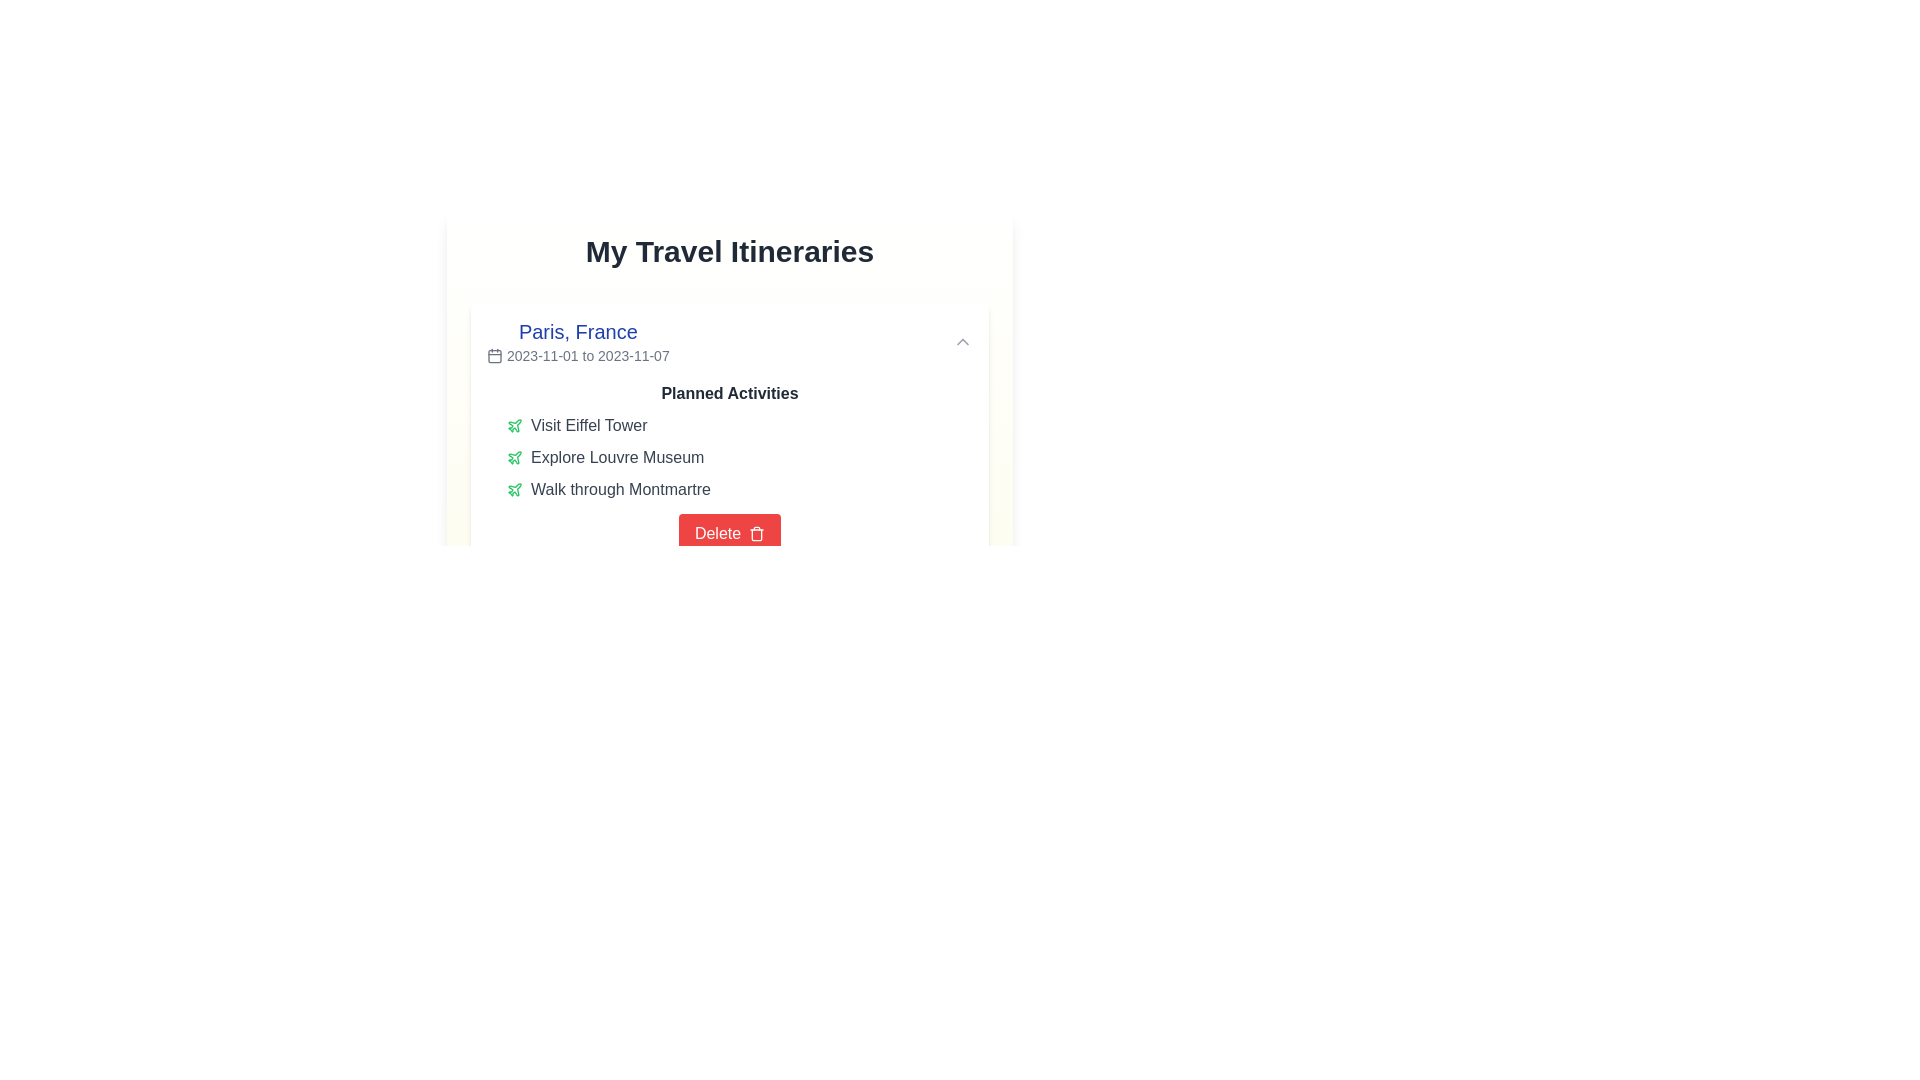  What do you see at coordinates (728, 532) in the screenshot?
I see `the 'Delete' button with a red background and white text, located at the bottom of the 'Planned Activities' section, to change its background color` at bounding box center [728, 532].